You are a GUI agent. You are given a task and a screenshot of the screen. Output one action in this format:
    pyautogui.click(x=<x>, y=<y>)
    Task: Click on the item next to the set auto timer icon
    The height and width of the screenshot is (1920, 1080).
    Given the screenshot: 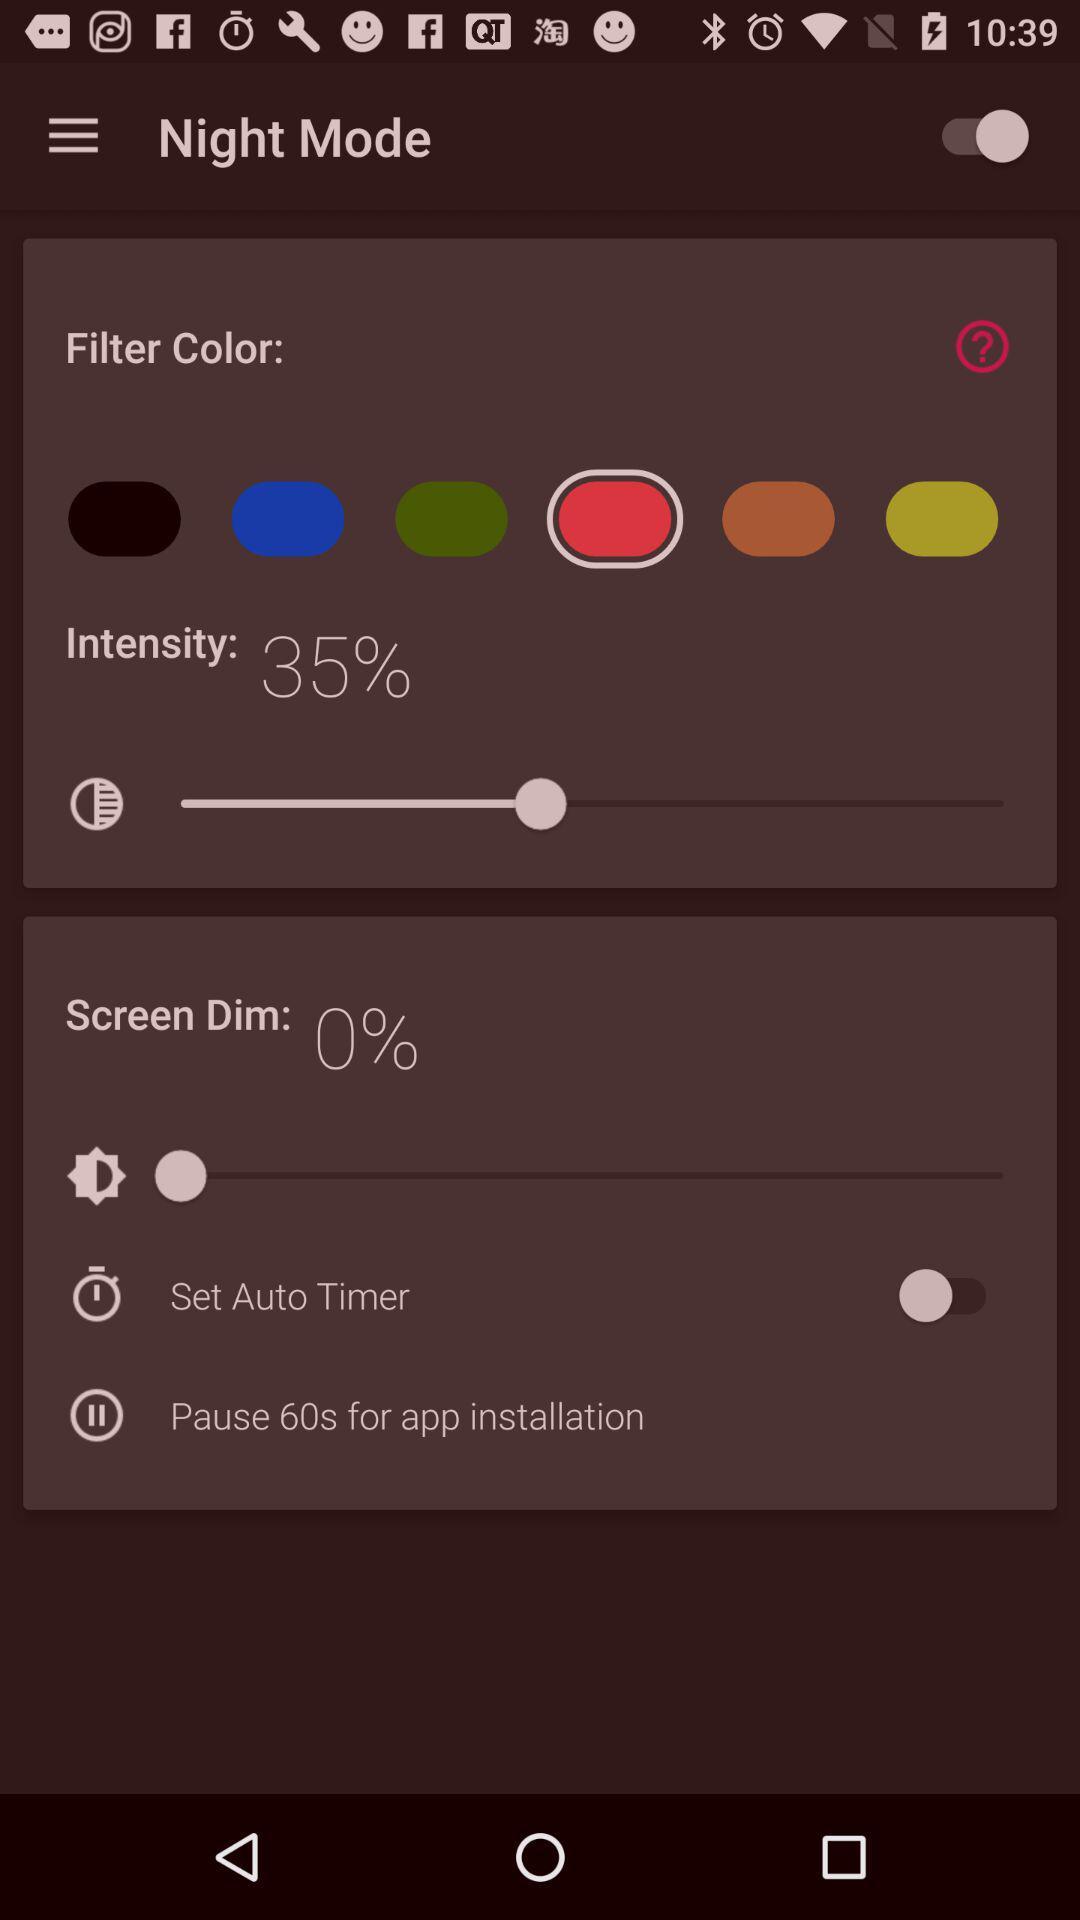 What is the action you would take?
    pyautogui.click(x=951, y=1295)
    